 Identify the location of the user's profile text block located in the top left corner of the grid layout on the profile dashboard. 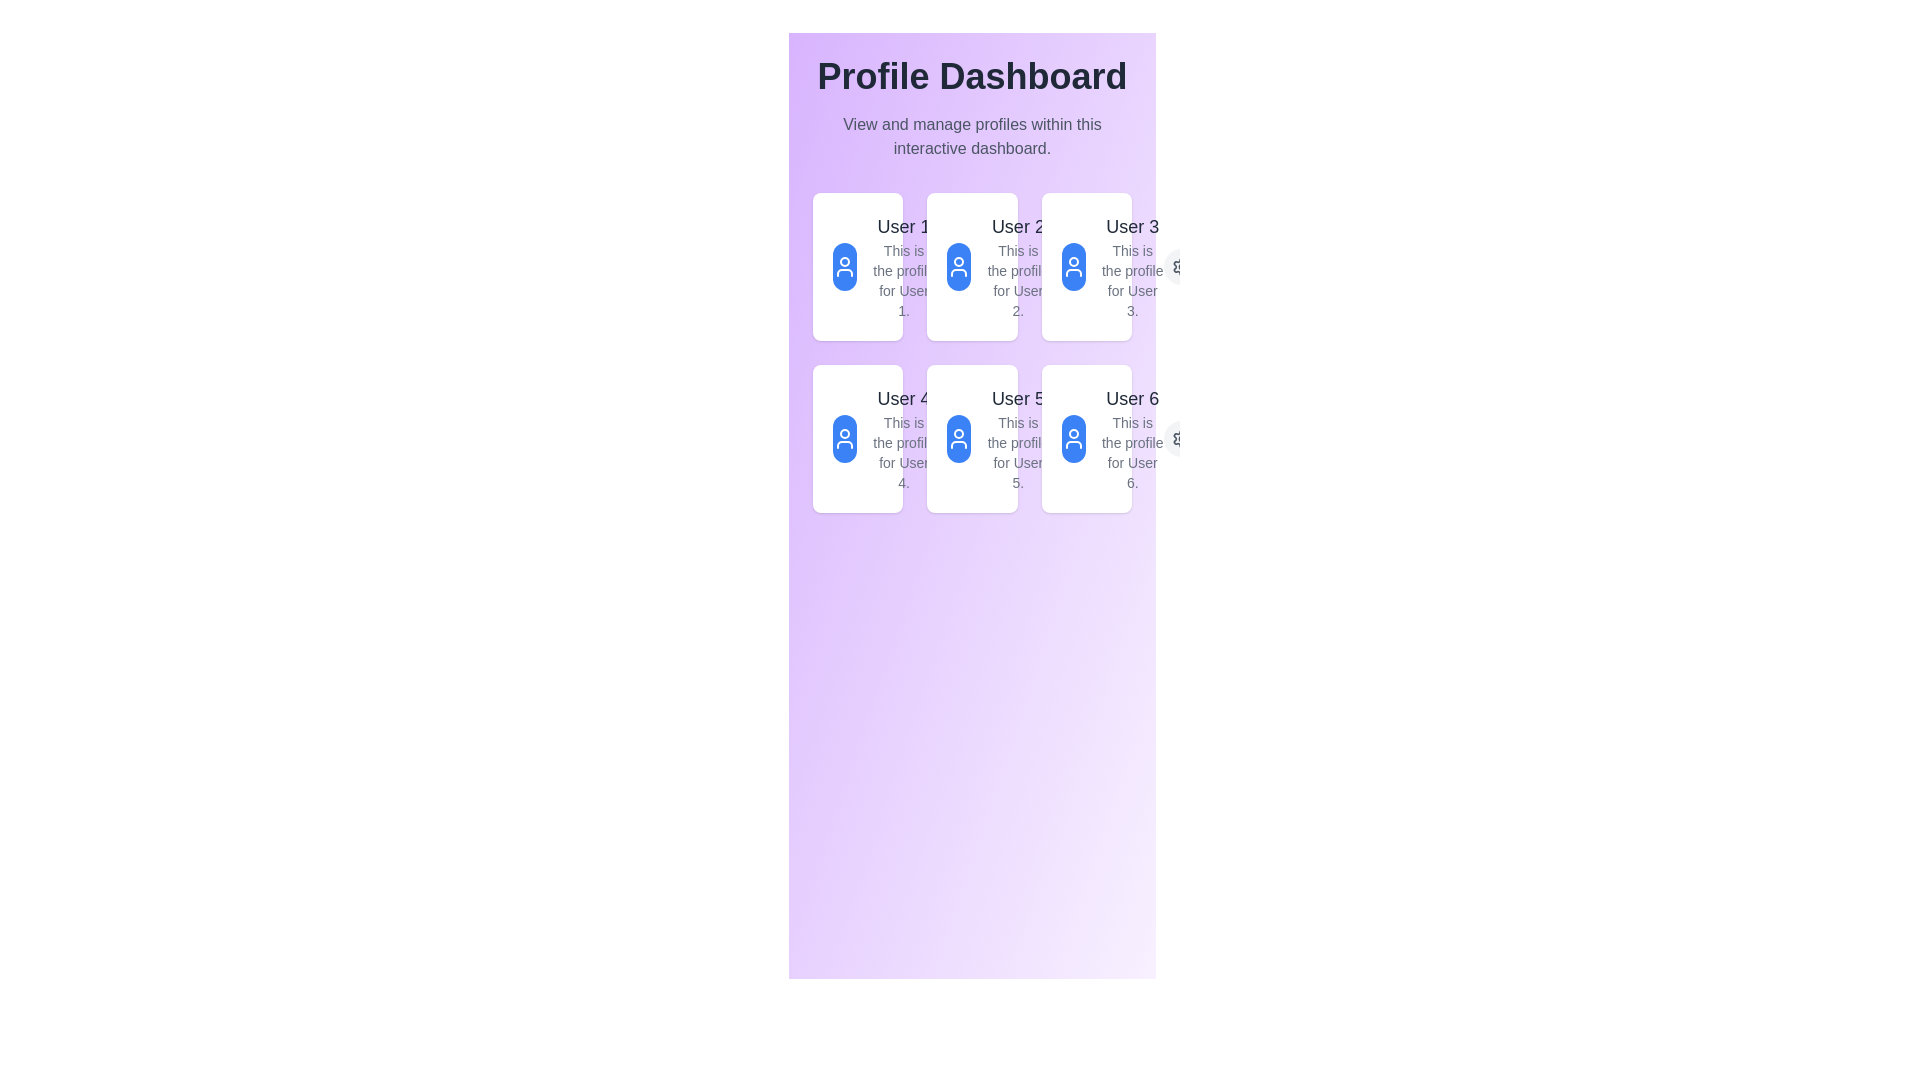
(903, 265).